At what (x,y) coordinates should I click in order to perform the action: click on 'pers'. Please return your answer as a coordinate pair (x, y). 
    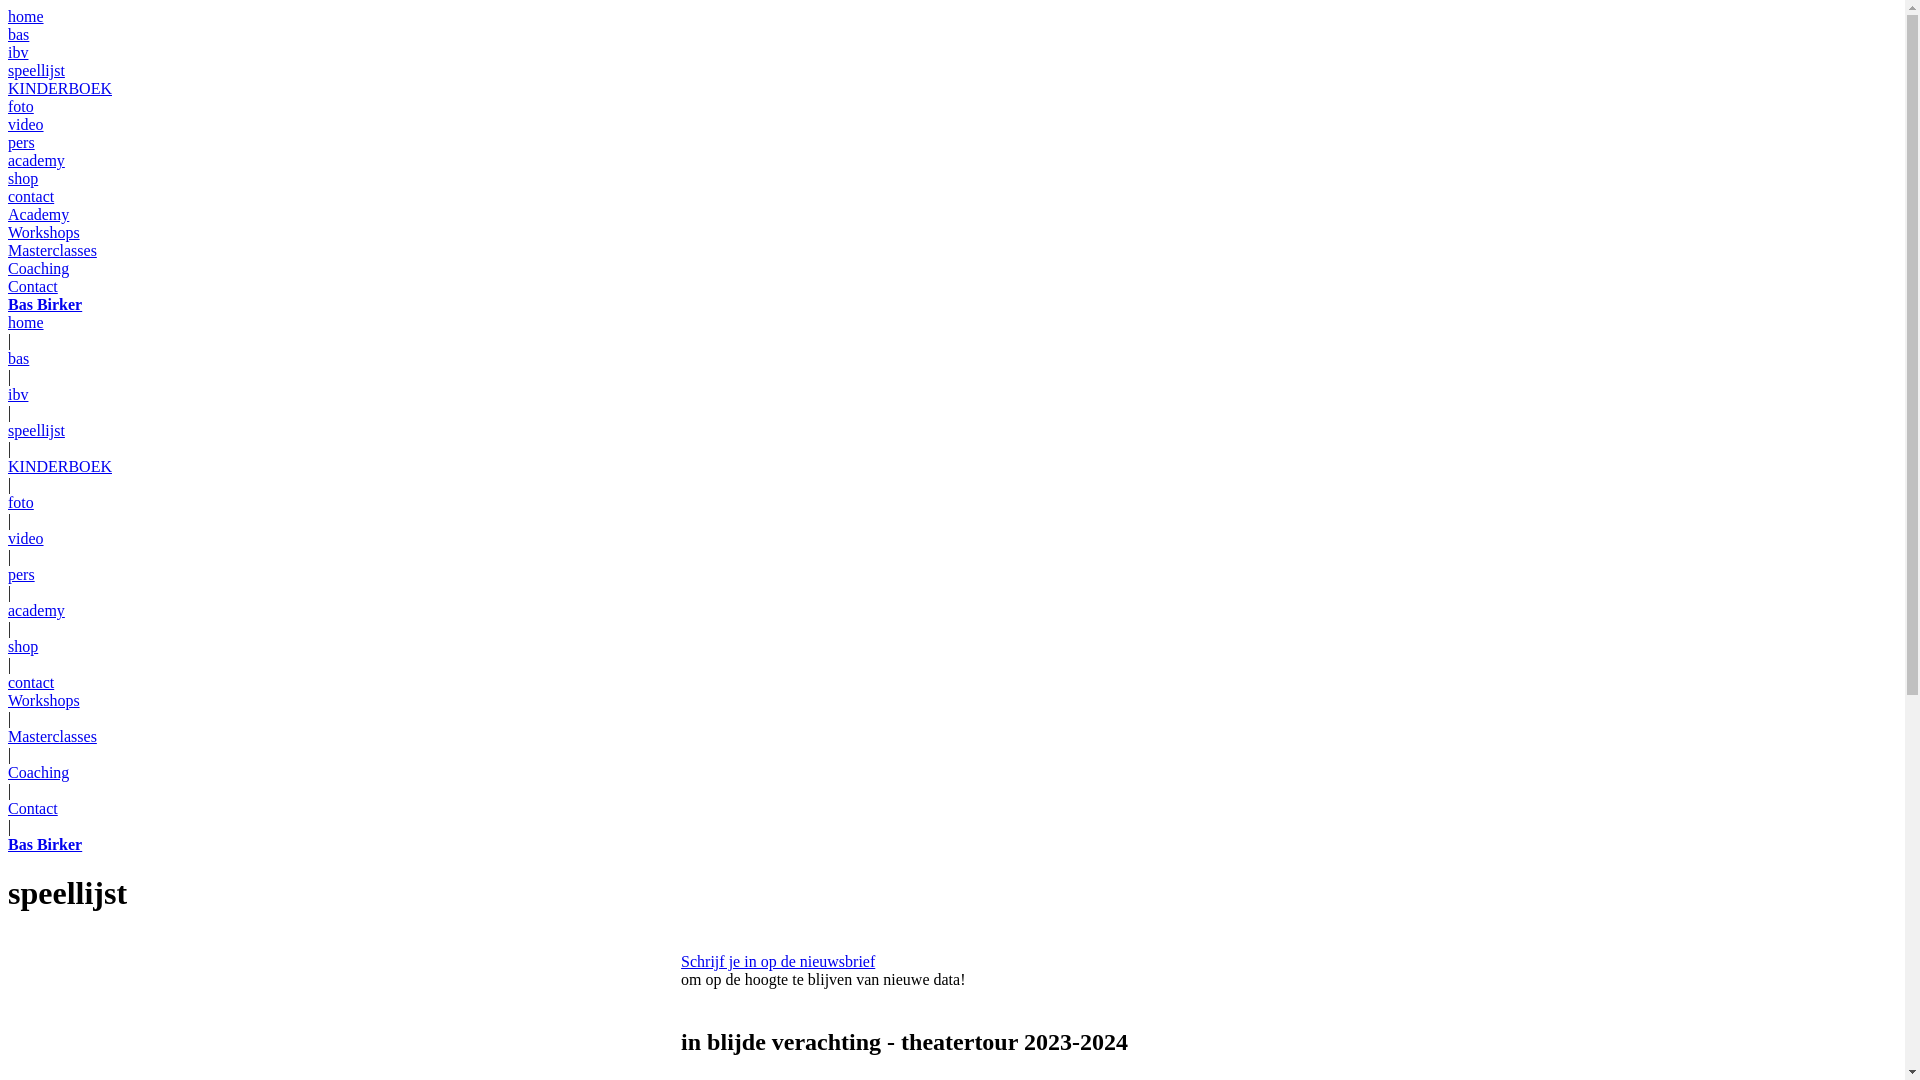
    Looking at the image, I should click on (21, 574).